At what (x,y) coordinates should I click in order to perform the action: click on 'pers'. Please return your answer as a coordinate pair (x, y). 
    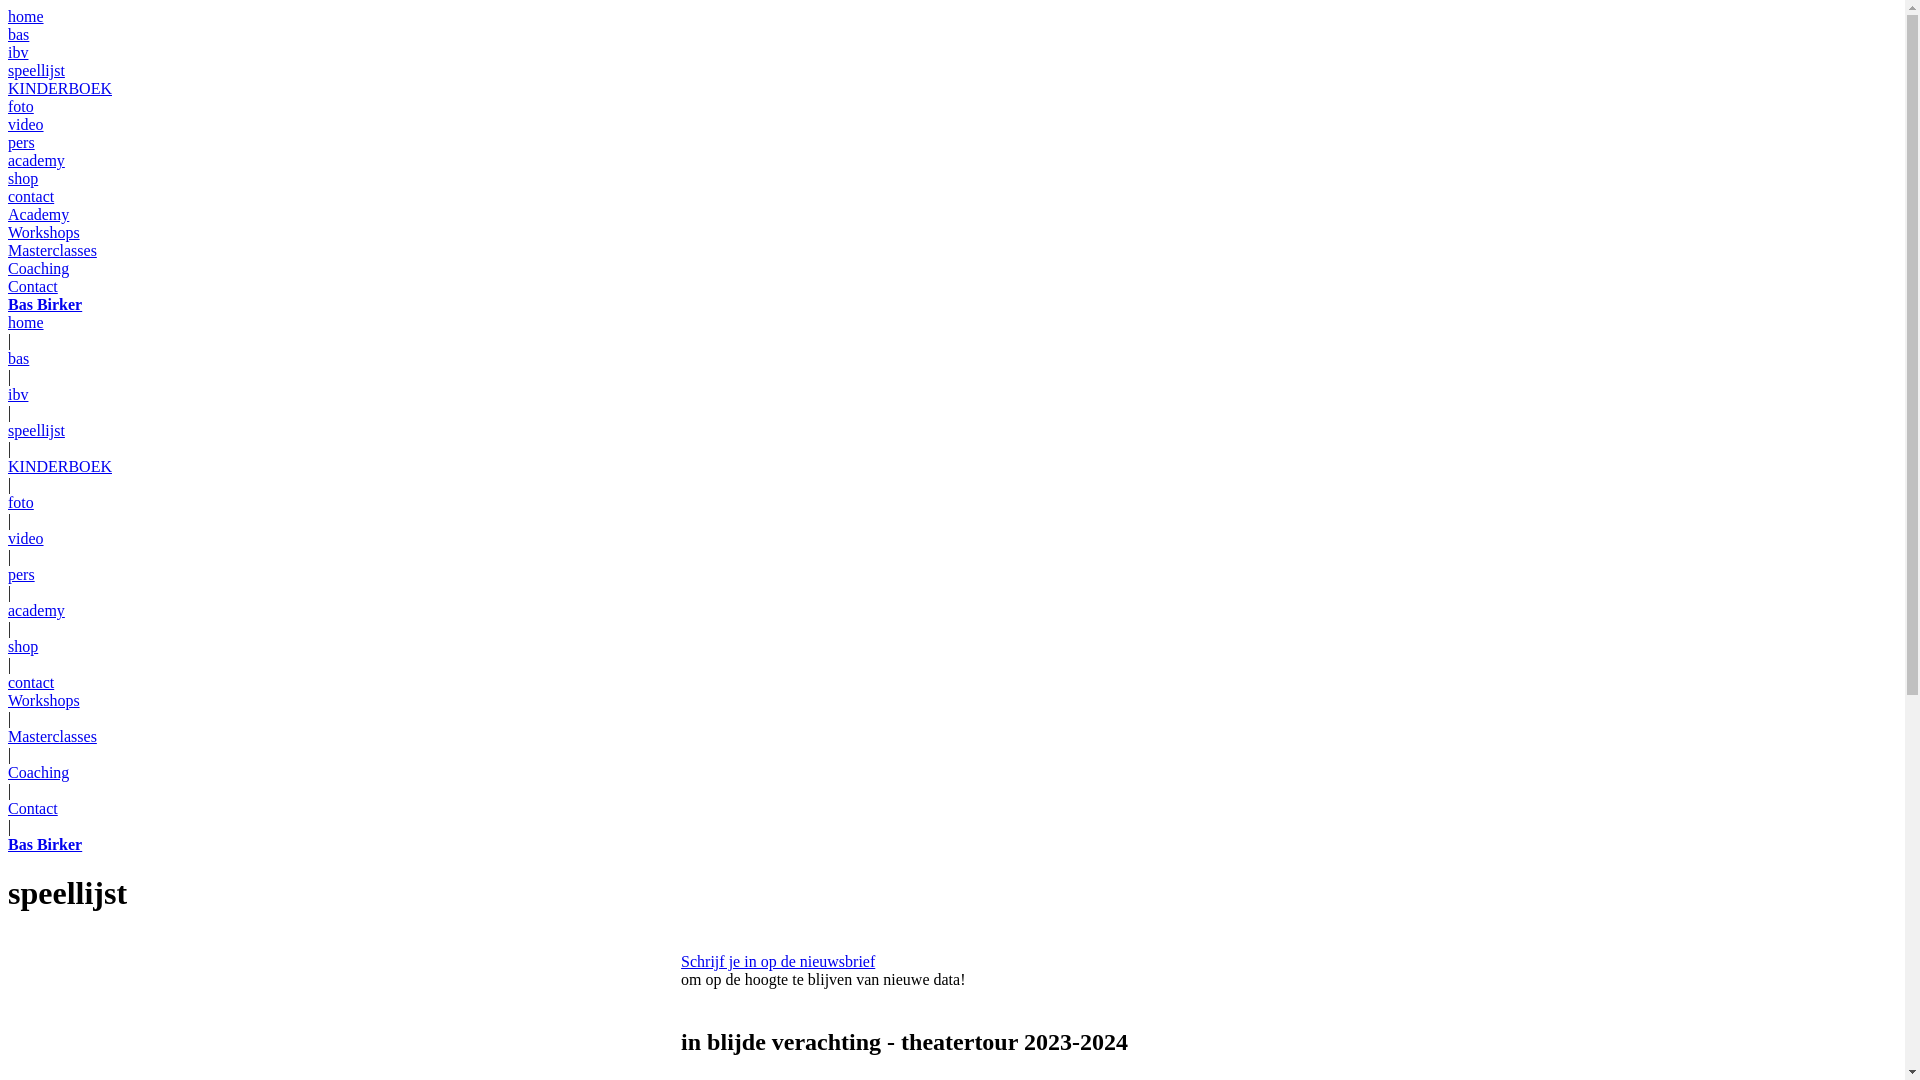
    Looking at the image, I should click on (21, 574).